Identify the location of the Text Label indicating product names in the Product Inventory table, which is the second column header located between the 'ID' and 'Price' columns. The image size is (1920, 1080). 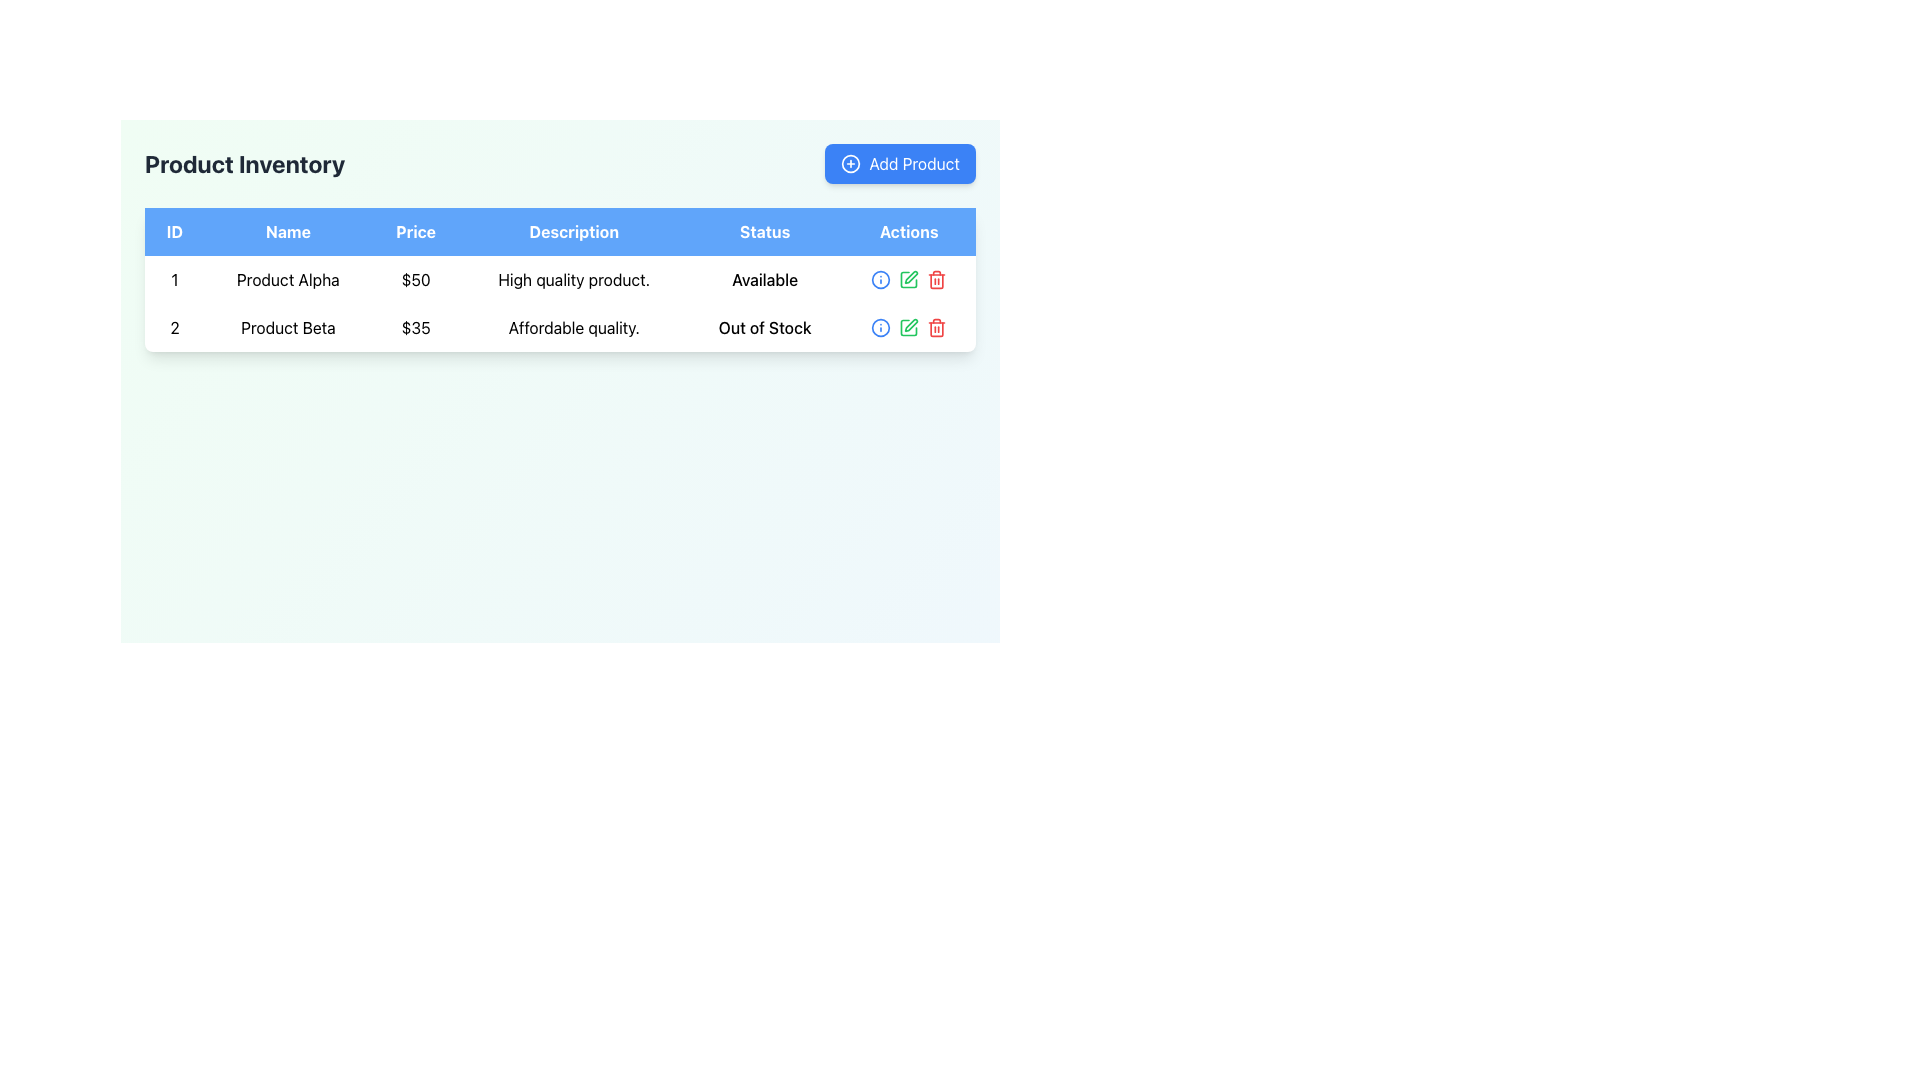
(287, 230).